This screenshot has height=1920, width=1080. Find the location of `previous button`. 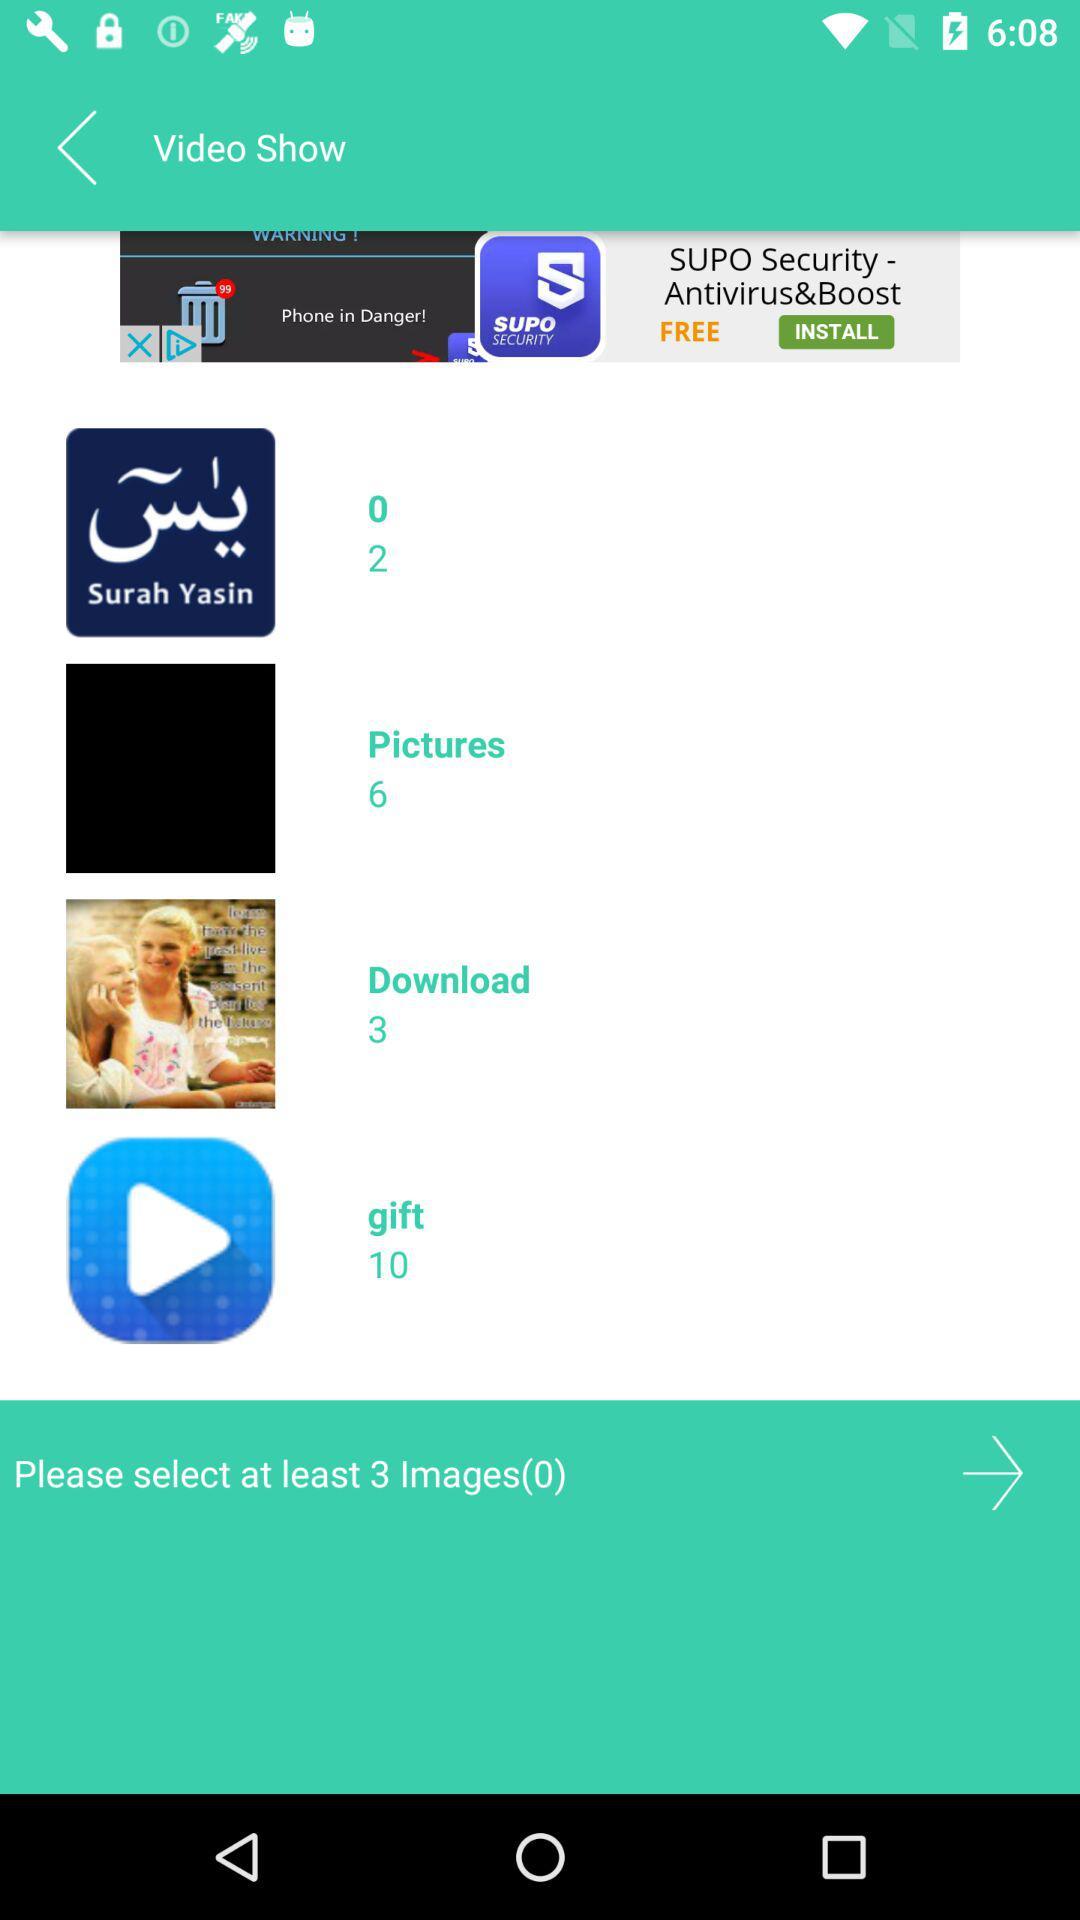

previous button is located at coordinates (75, 146).